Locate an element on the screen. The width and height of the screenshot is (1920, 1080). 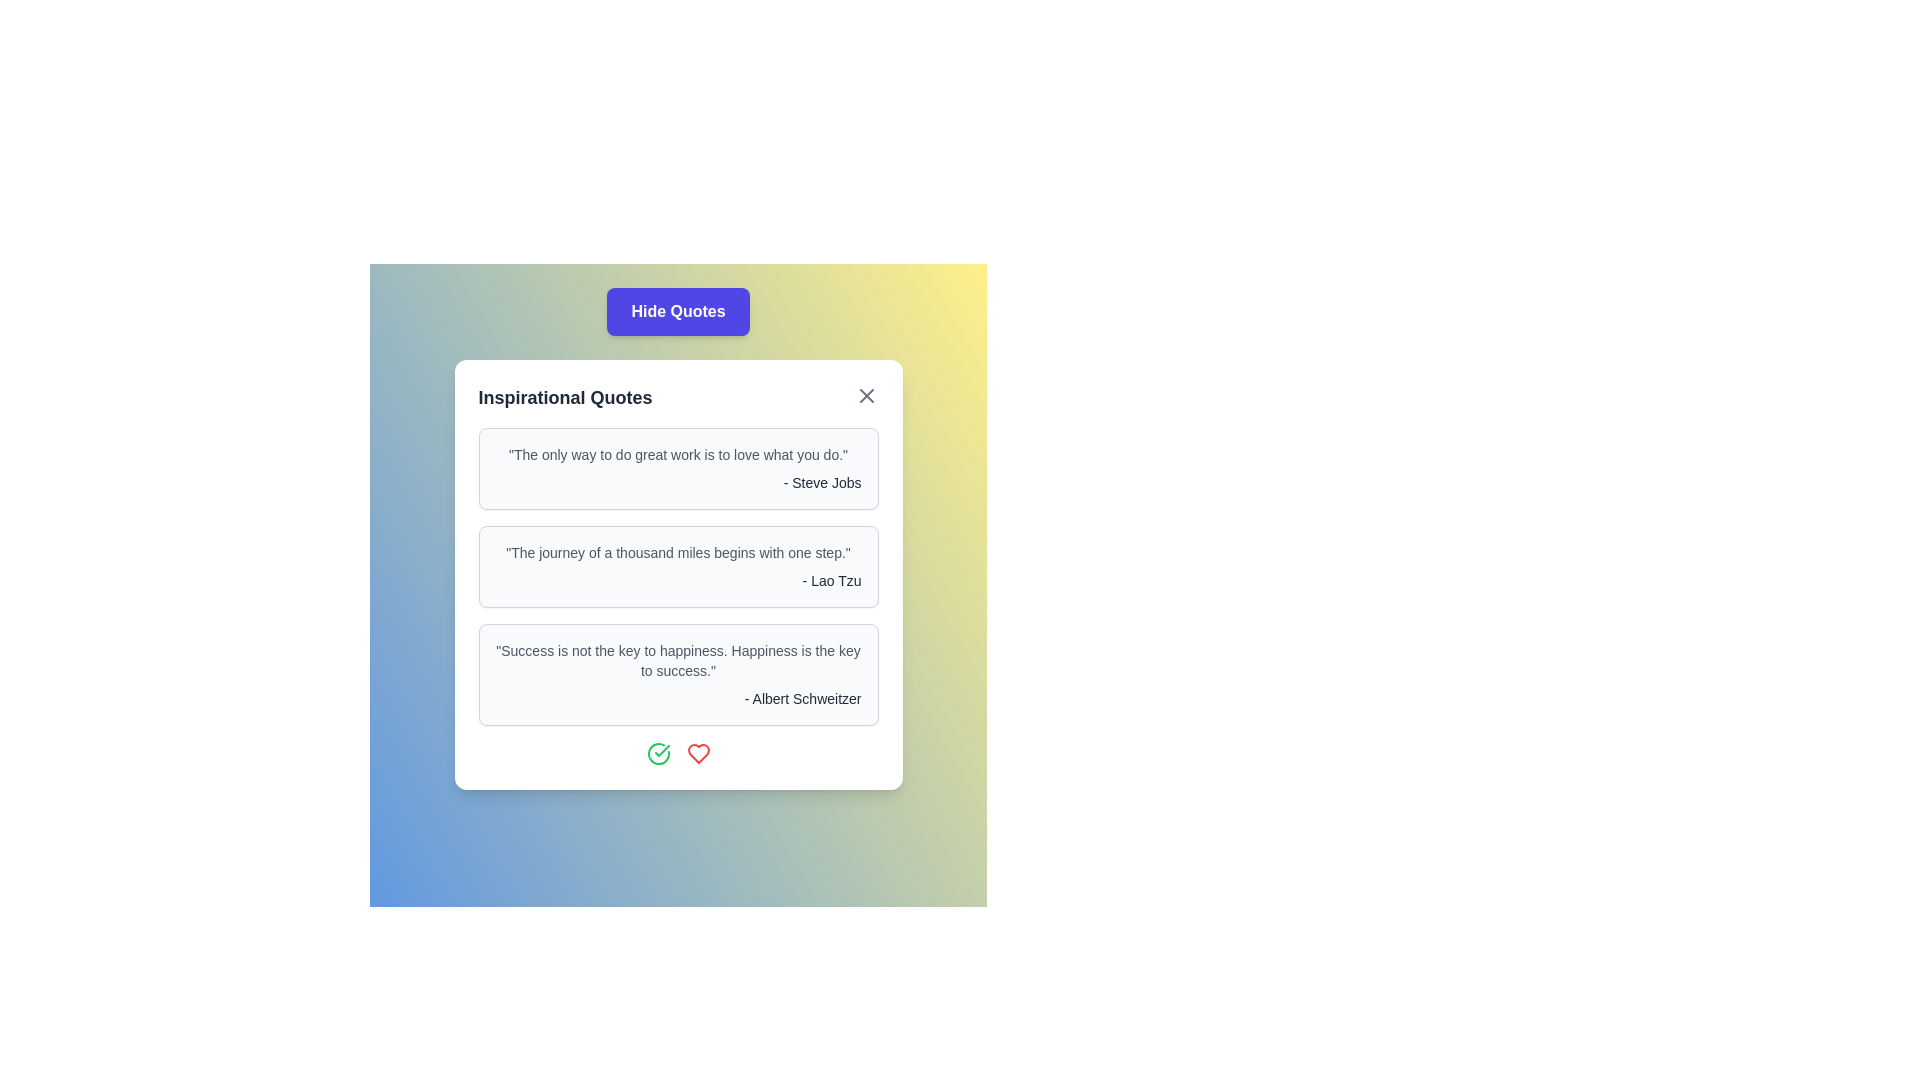
the small 'X' icon button in the top-right corner of the 'Inspirational Quotes' card to potentially reveal a tooltip is located at coordinates (866, 396).